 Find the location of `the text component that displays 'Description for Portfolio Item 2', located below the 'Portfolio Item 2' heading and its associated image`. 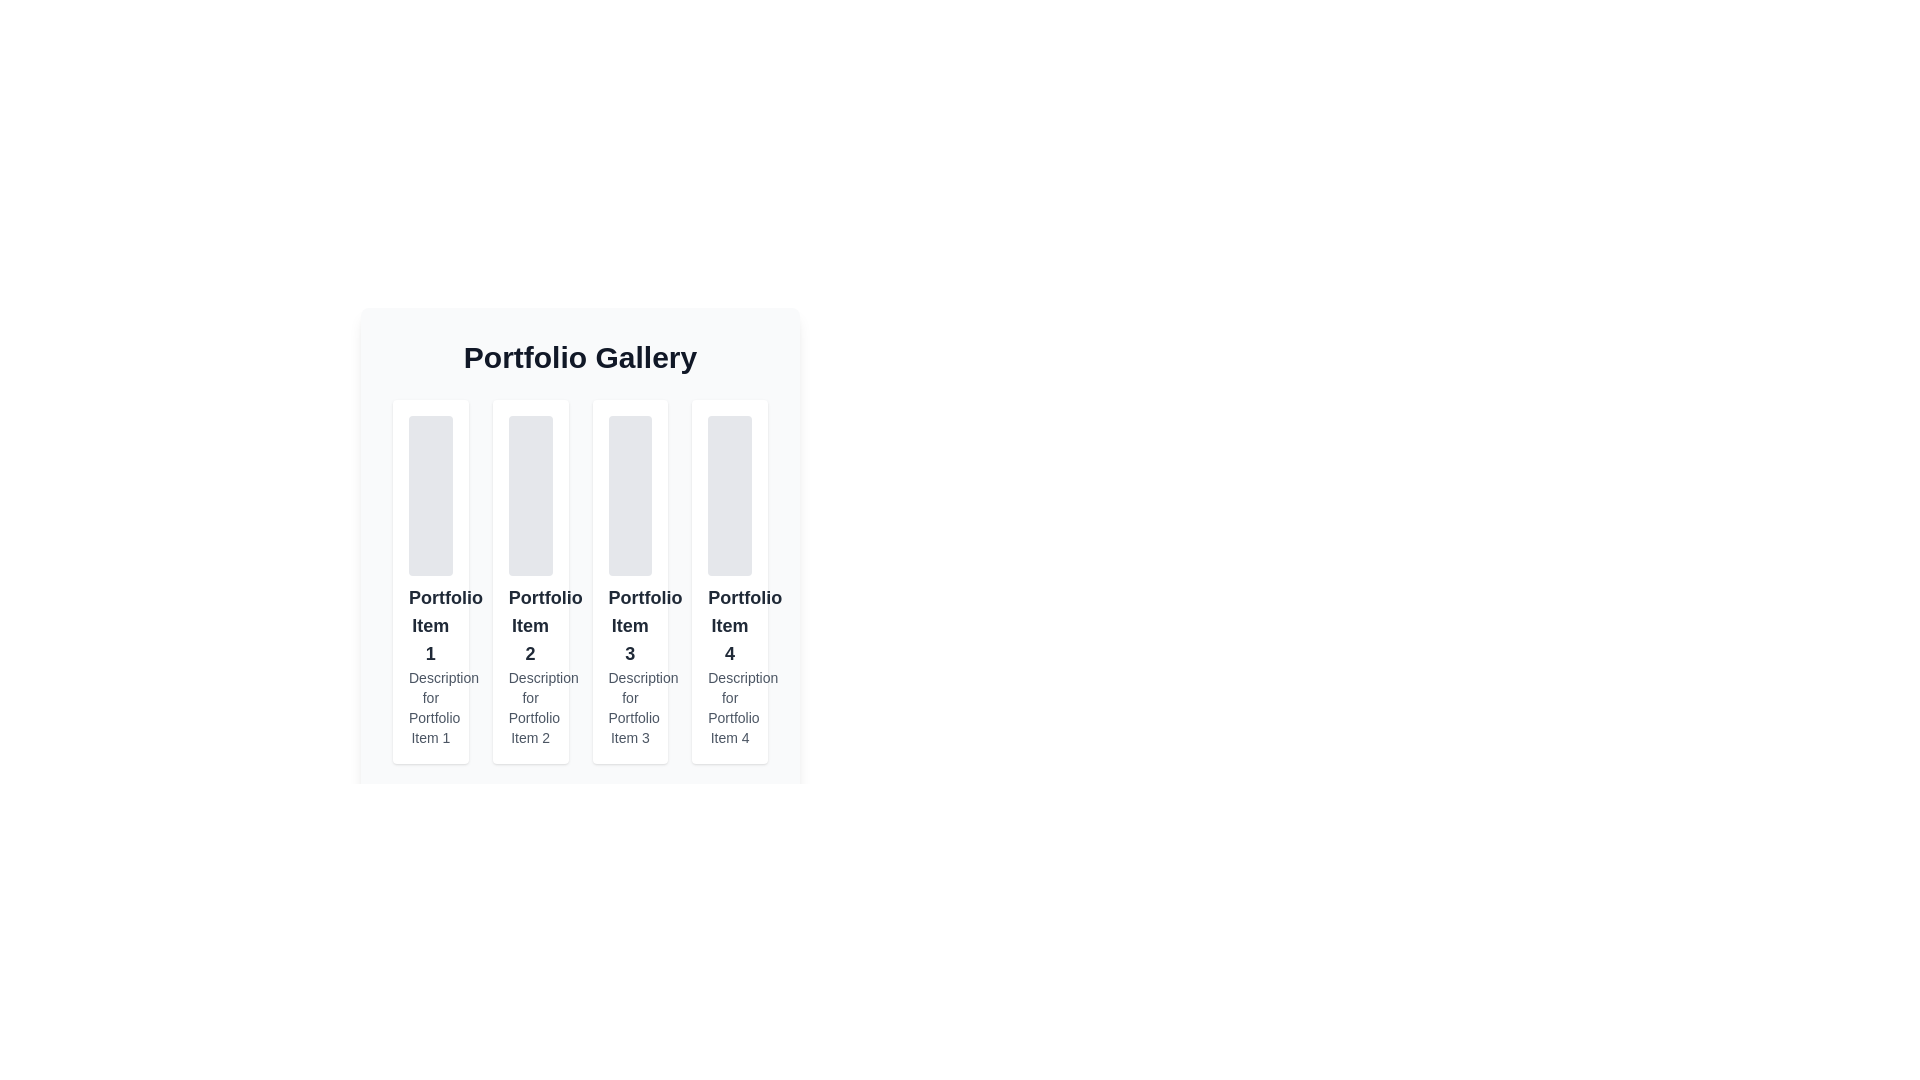

the text component that displays 'Description for Portfolio Item 2', located below the 'Portfolio Item 2' heading and its associated image is located at coordinates (530, 707).